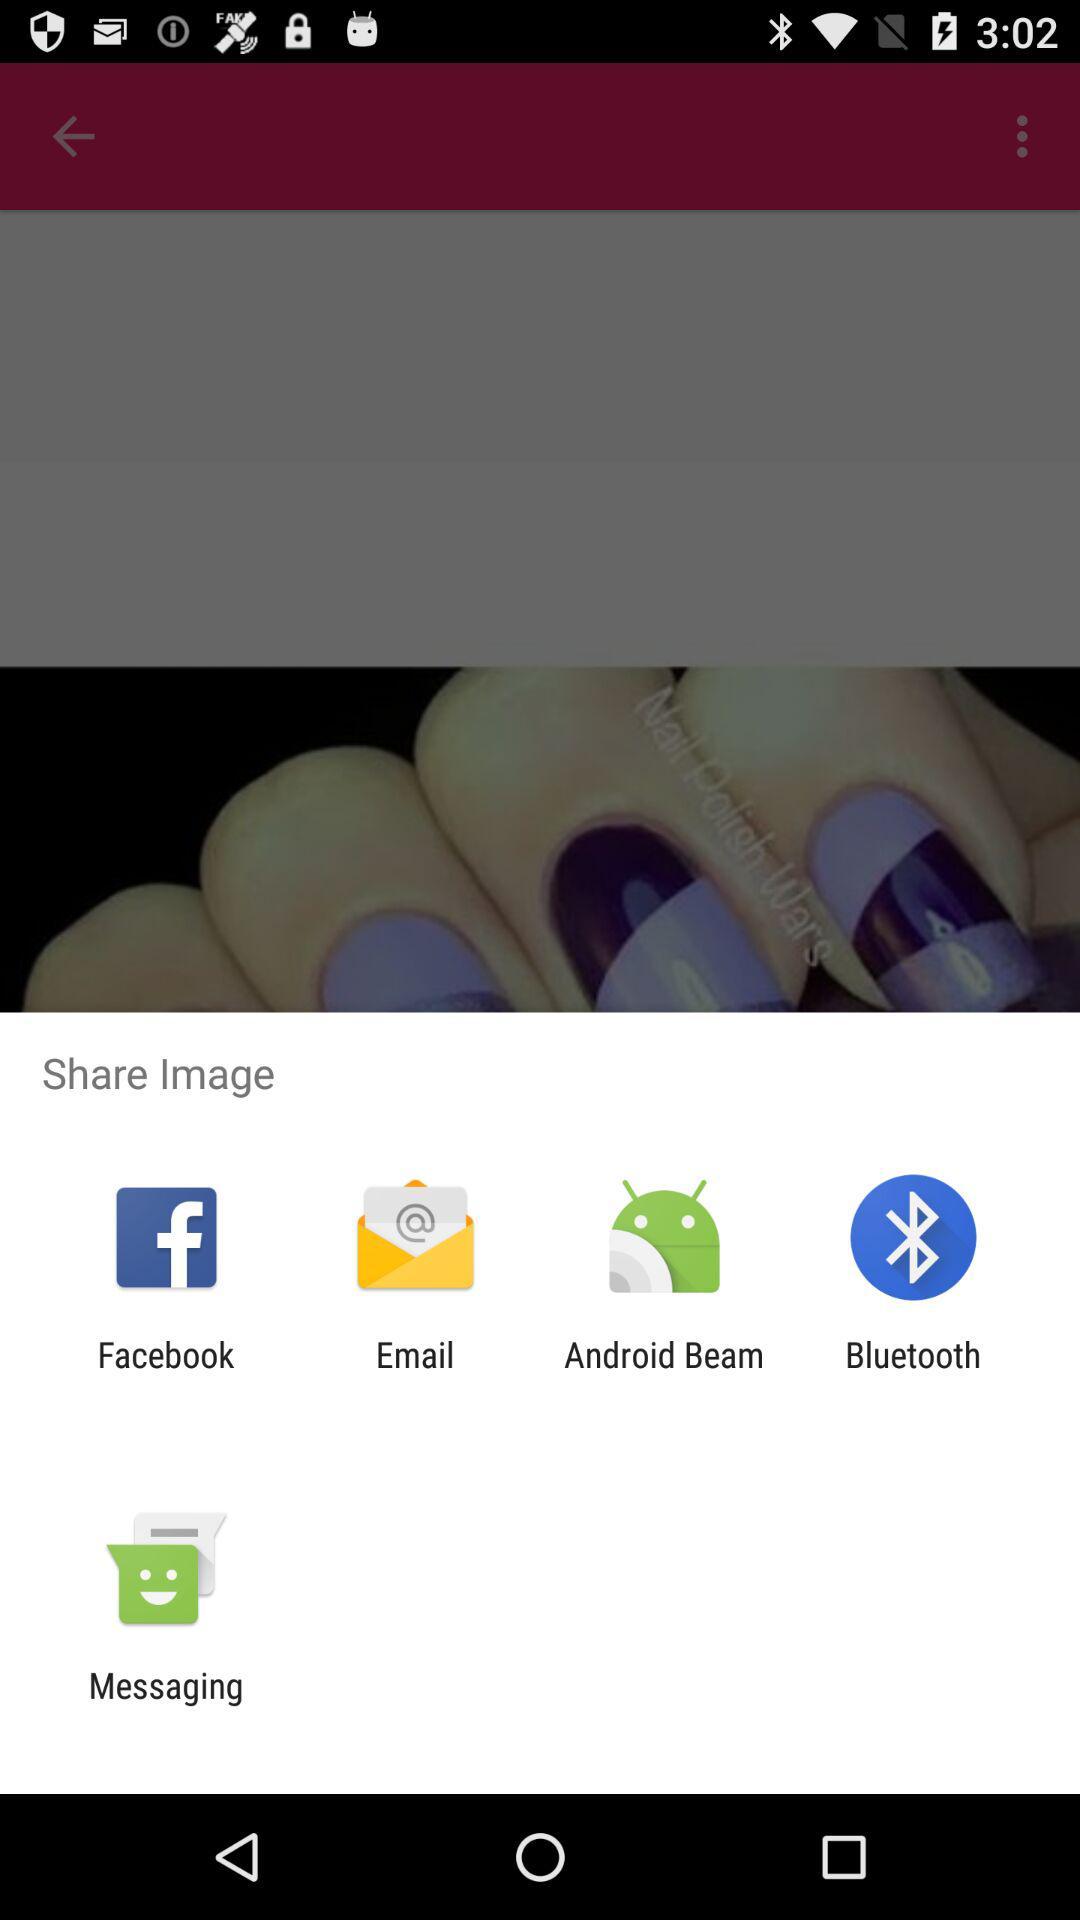  What do you see at coordinates (664, 1374) in the screenshot?
I see `the android beam app` at bounding box center [664, 1374].